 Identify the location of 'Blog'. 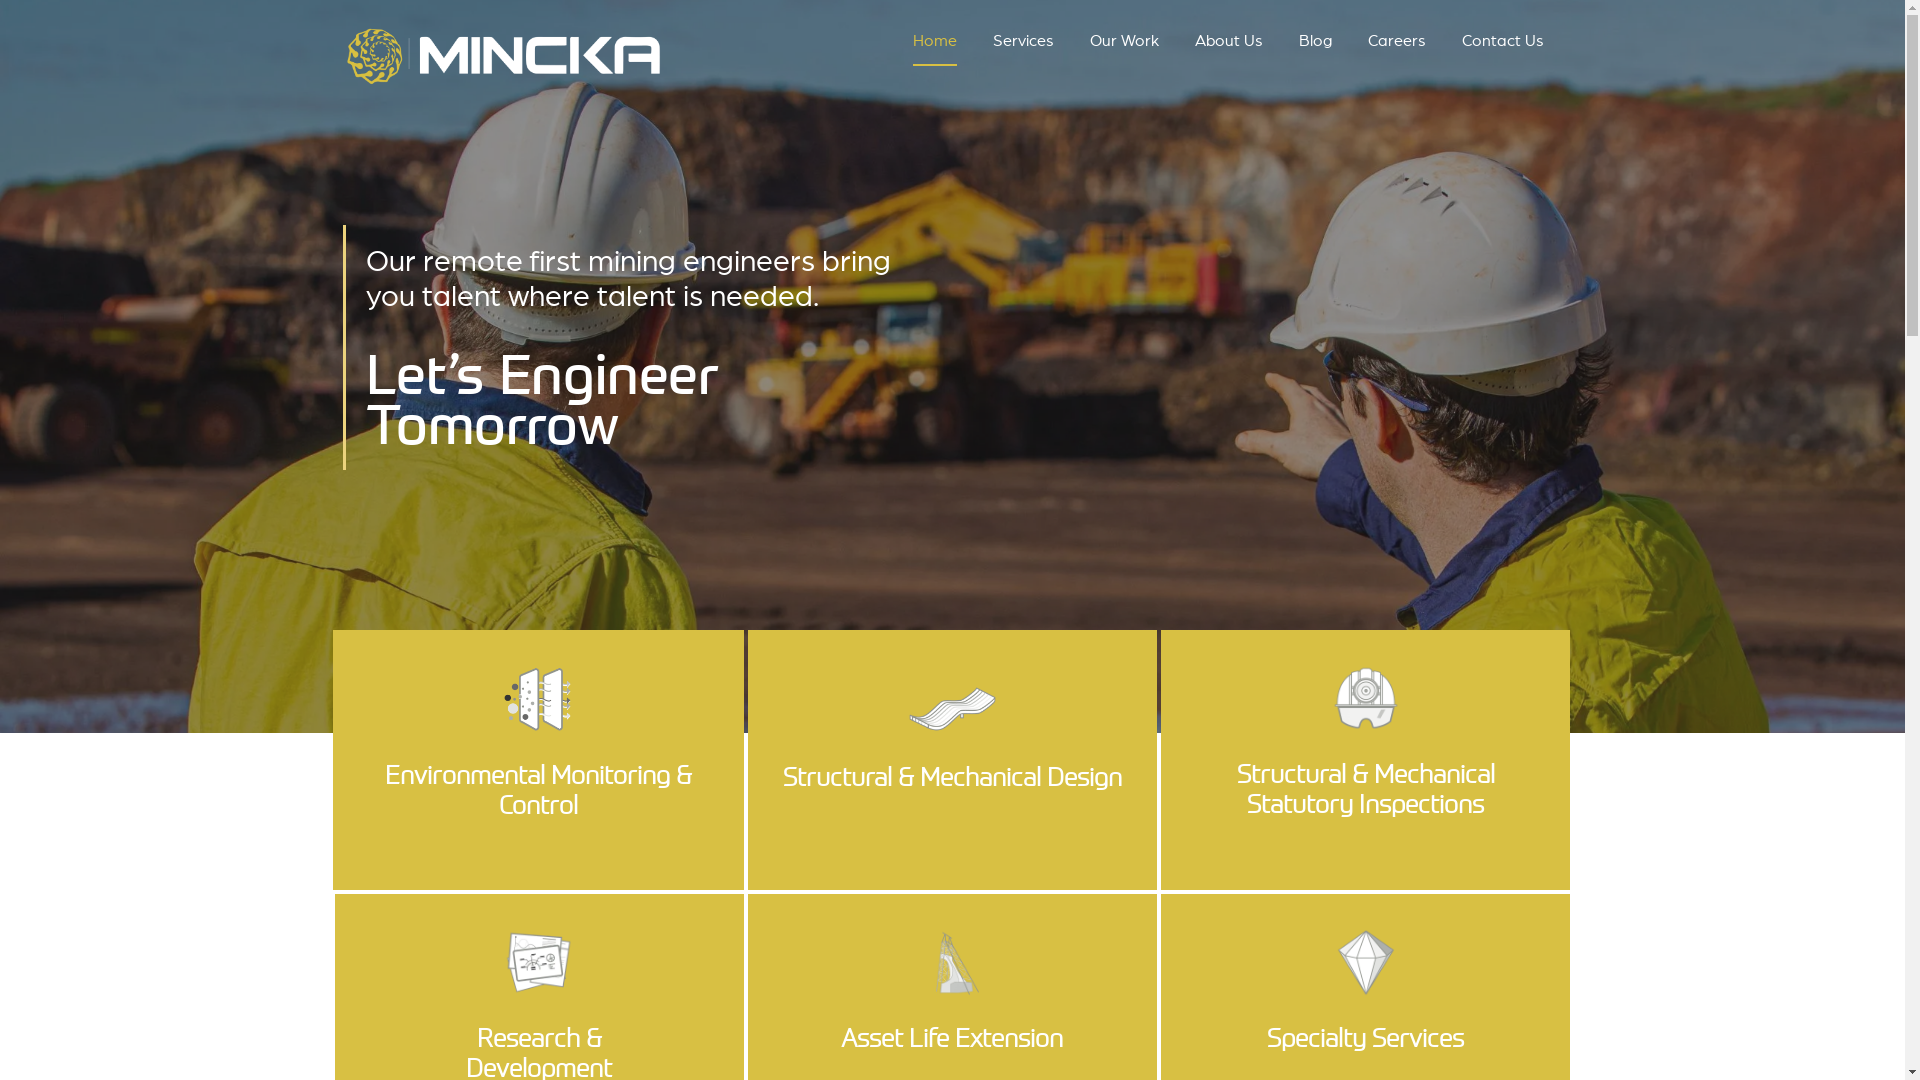
(1299, 45).